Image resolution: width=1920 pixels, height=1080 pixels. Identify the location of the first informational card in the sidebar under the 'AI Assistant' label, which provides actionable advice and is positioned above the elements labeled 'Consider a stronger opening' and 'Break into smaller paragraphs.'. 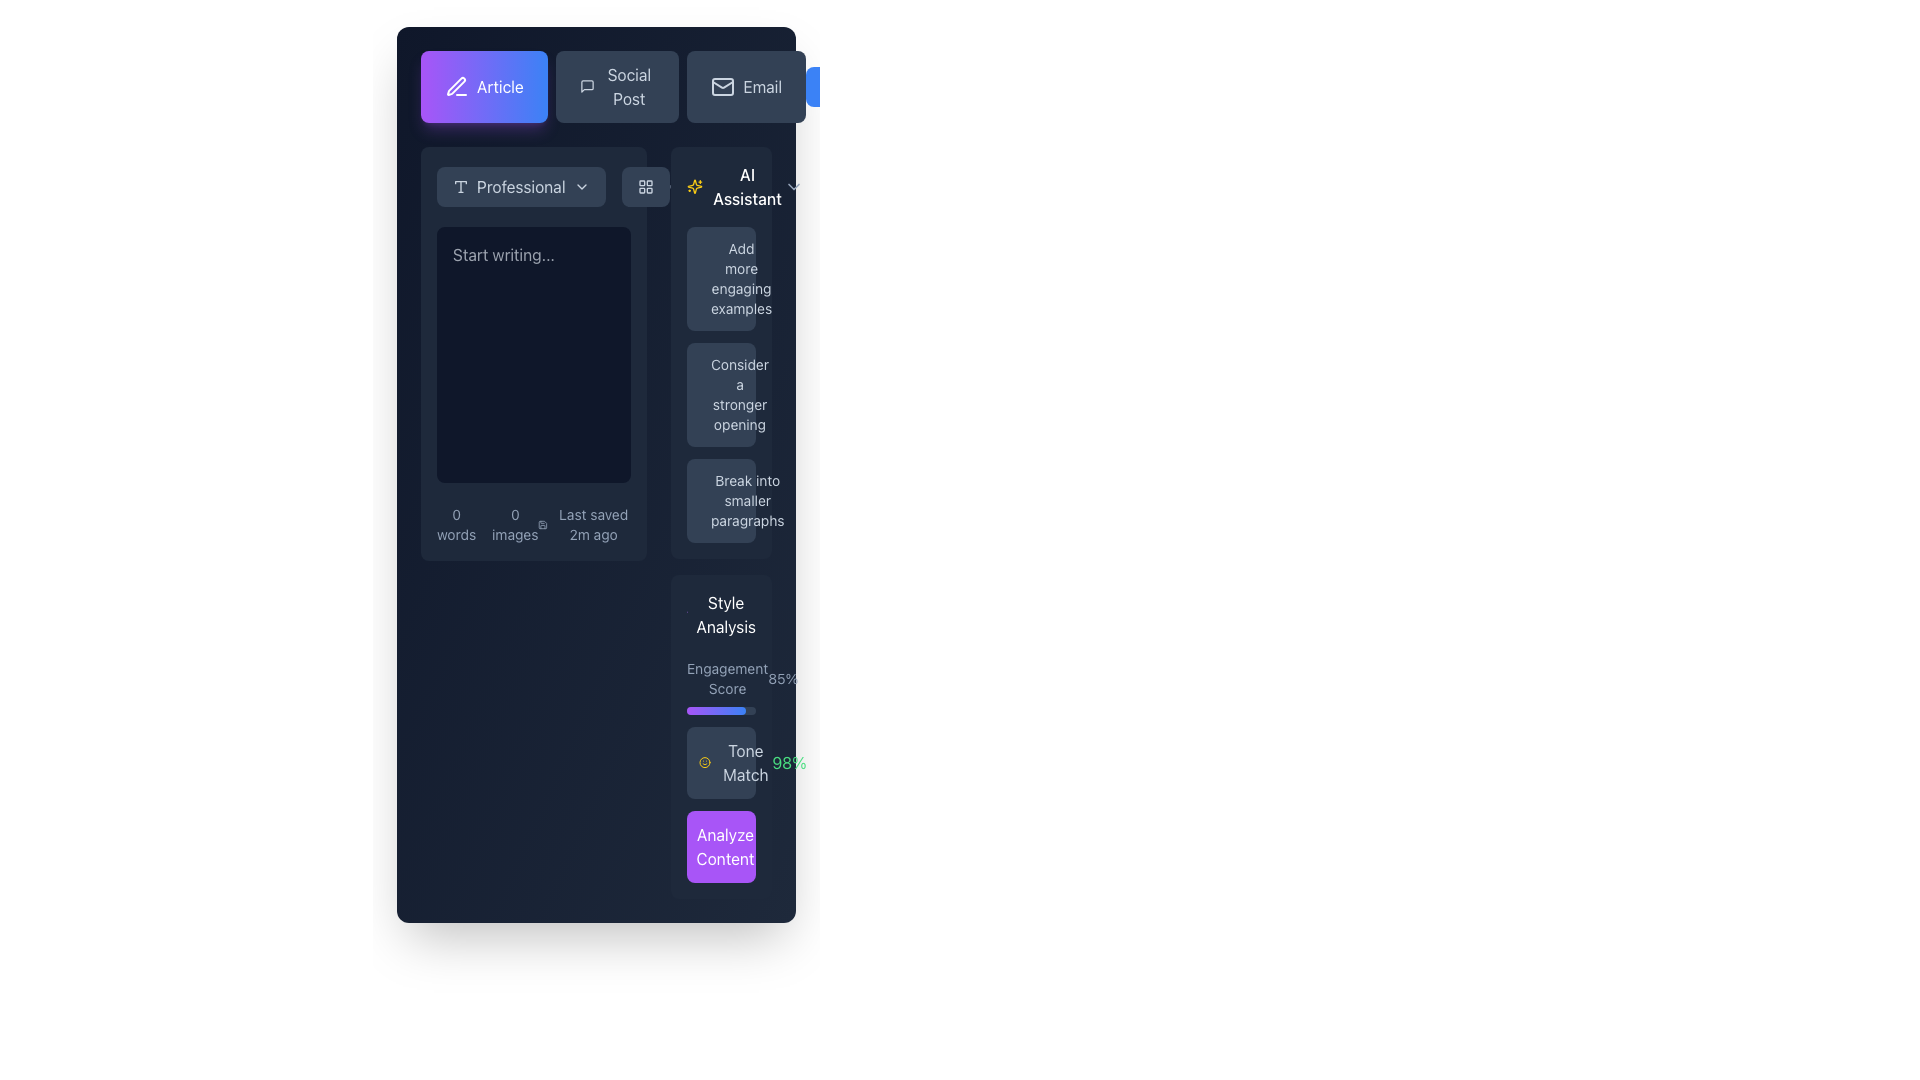
(720, 278).